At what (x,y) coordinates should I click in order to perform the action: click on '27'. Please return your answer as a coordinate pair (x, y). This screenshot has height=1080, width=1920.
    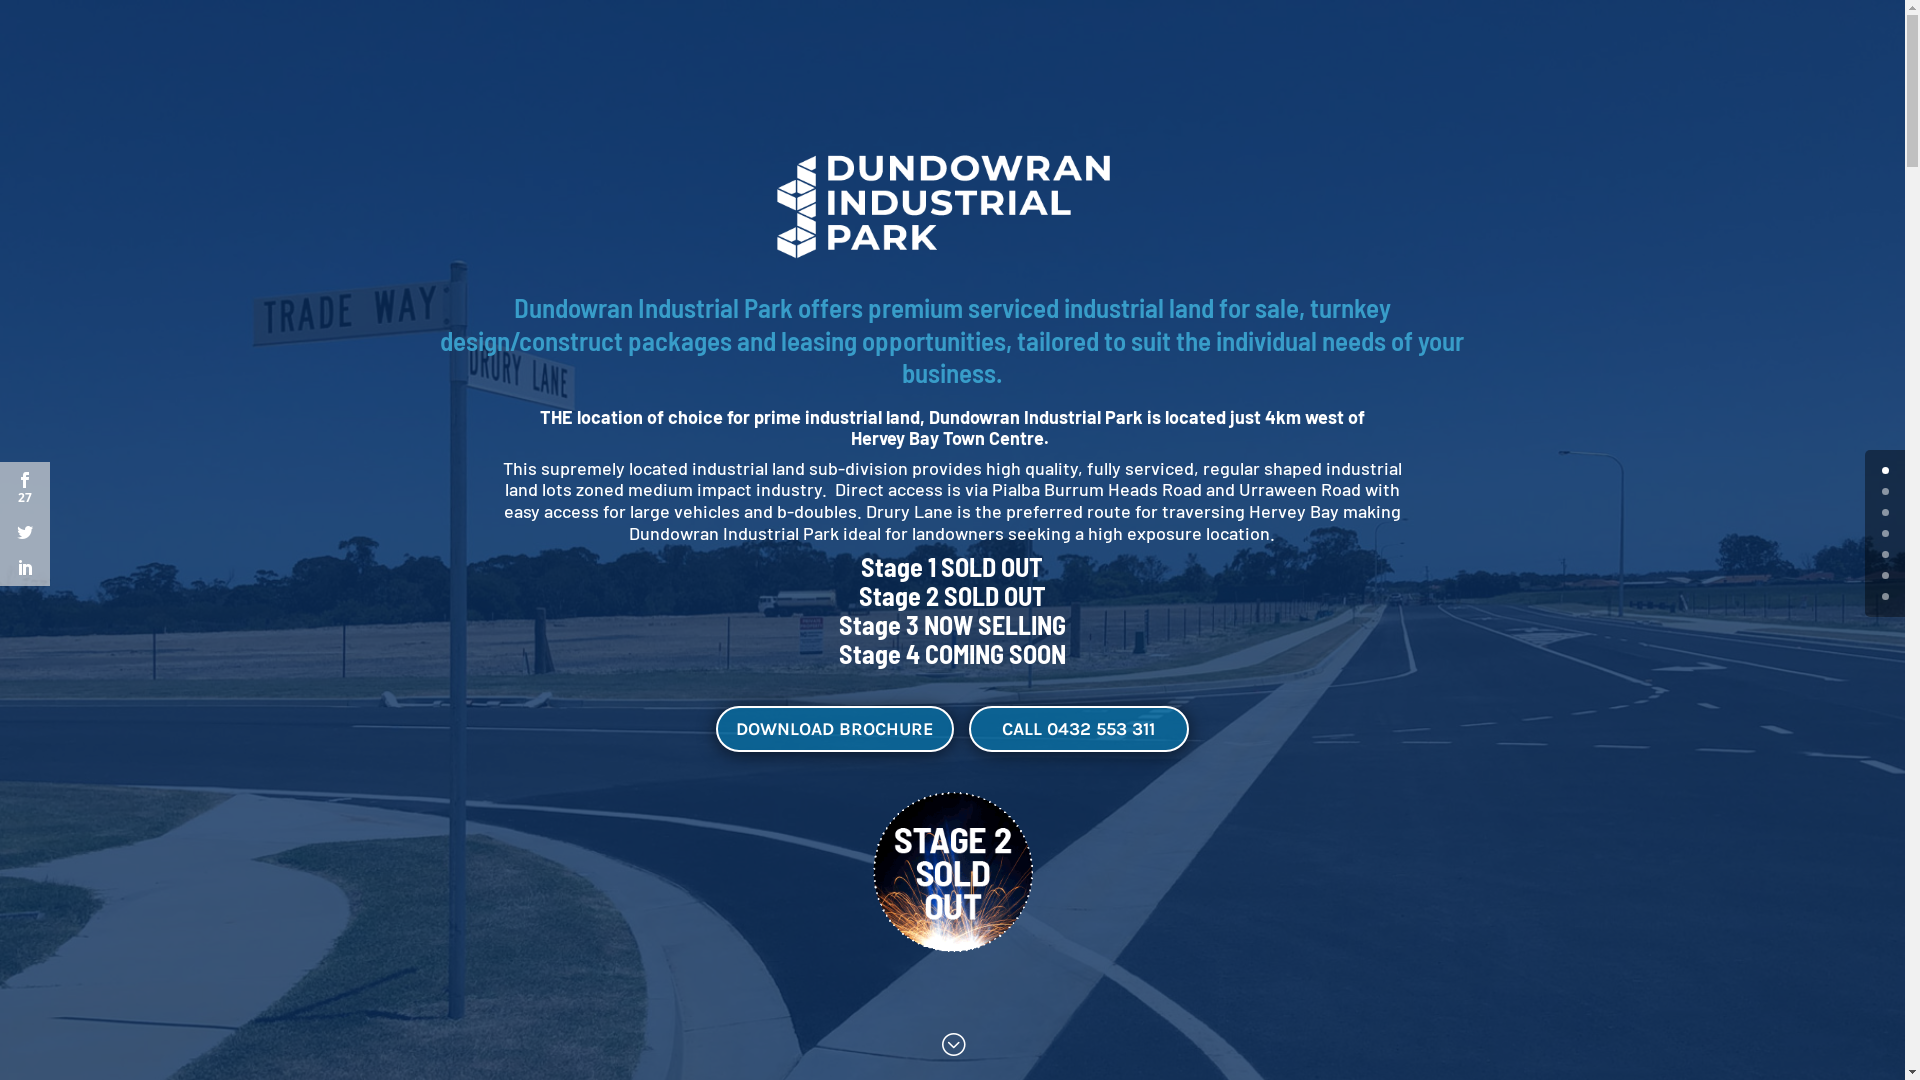
    Looking at the image, I should click on (24, 488).